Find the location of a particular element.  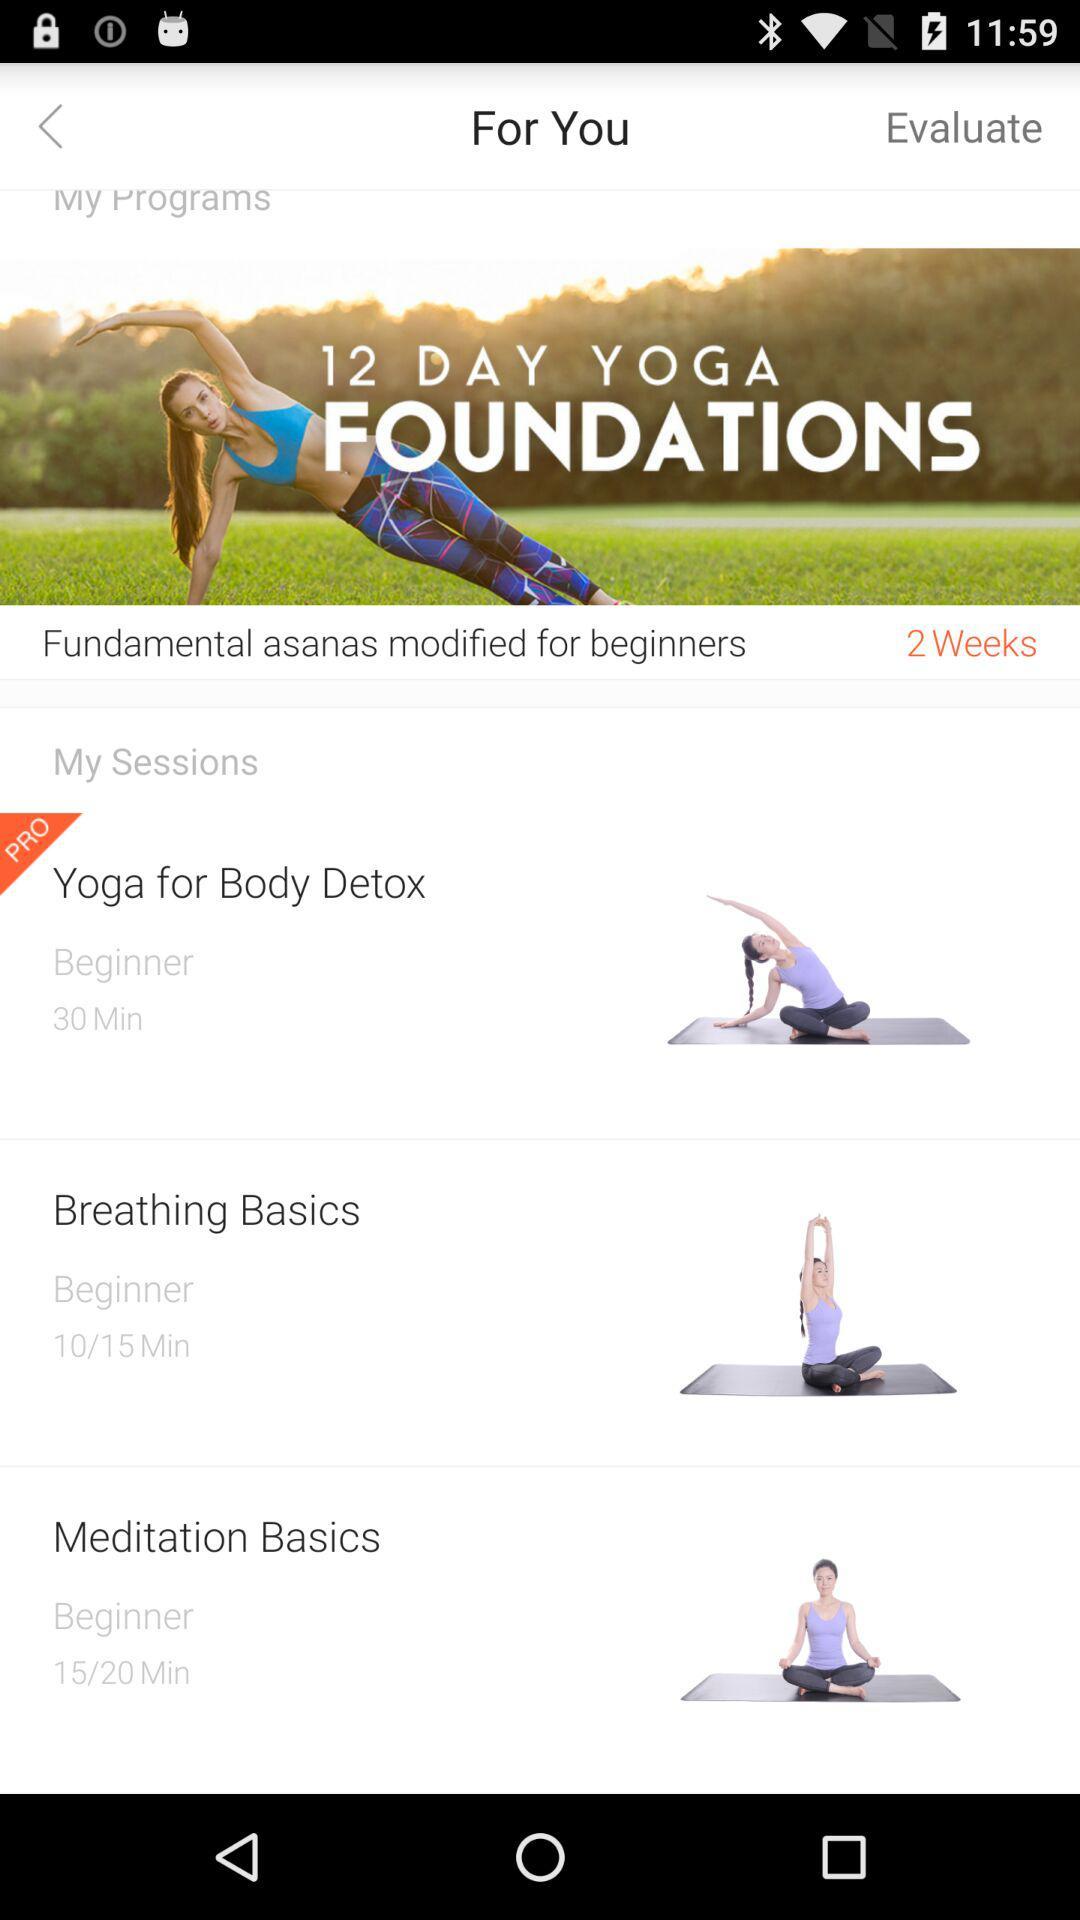

the meditation basics icon is located at coordinates (351, 1534).